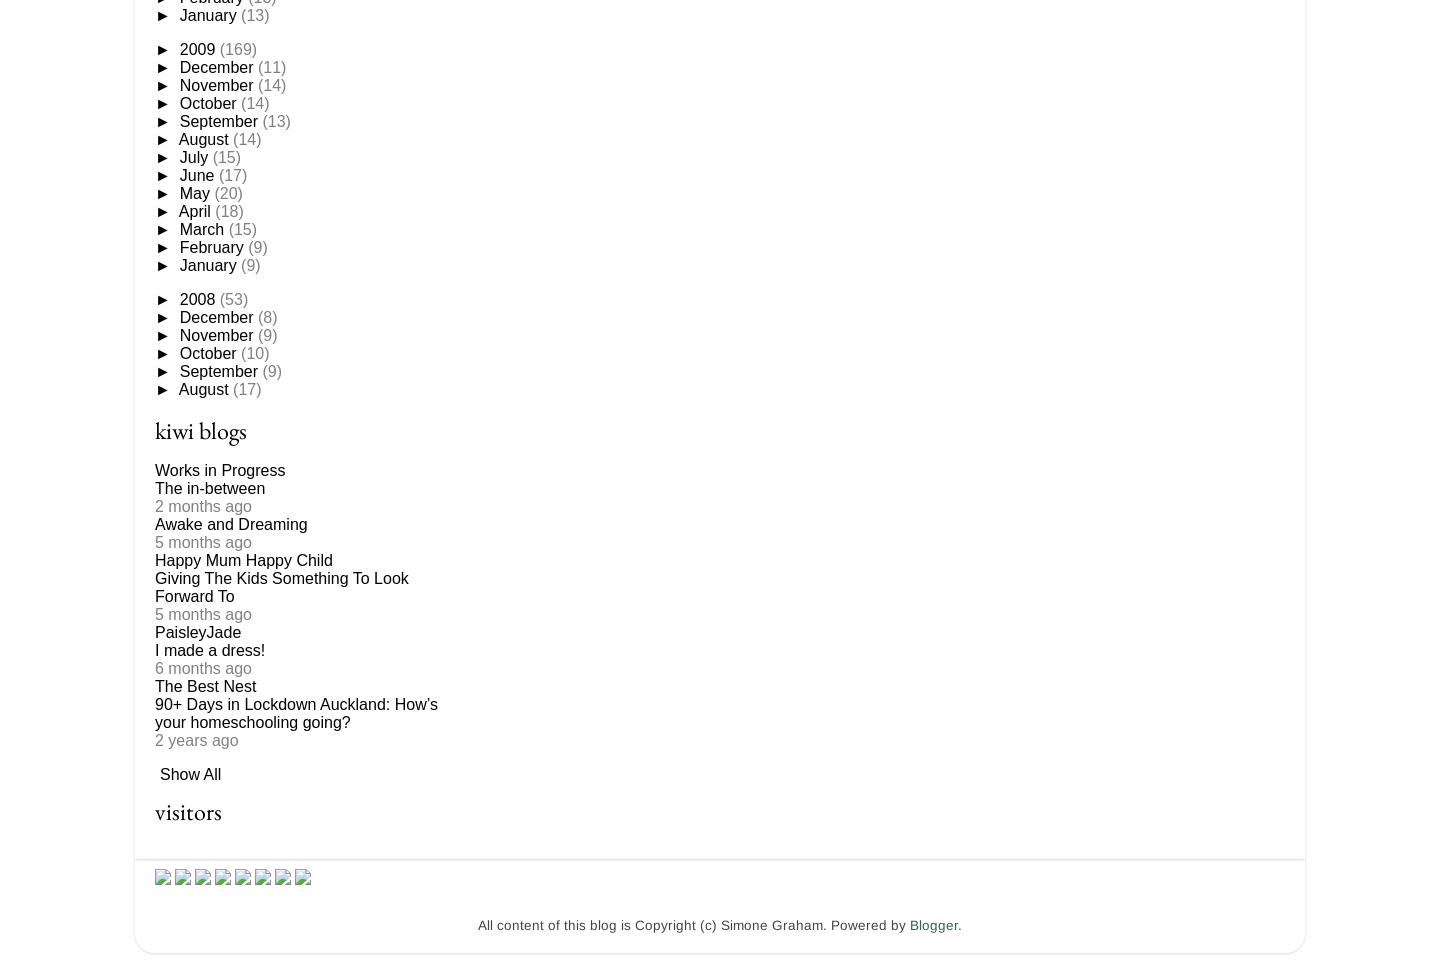 This screenshot has width=1440, height=969. What do you see at coordinates (242, 560) in the screenshot?
I see `'Happy Mum Happy Child'` at bounding box center [242, 560].